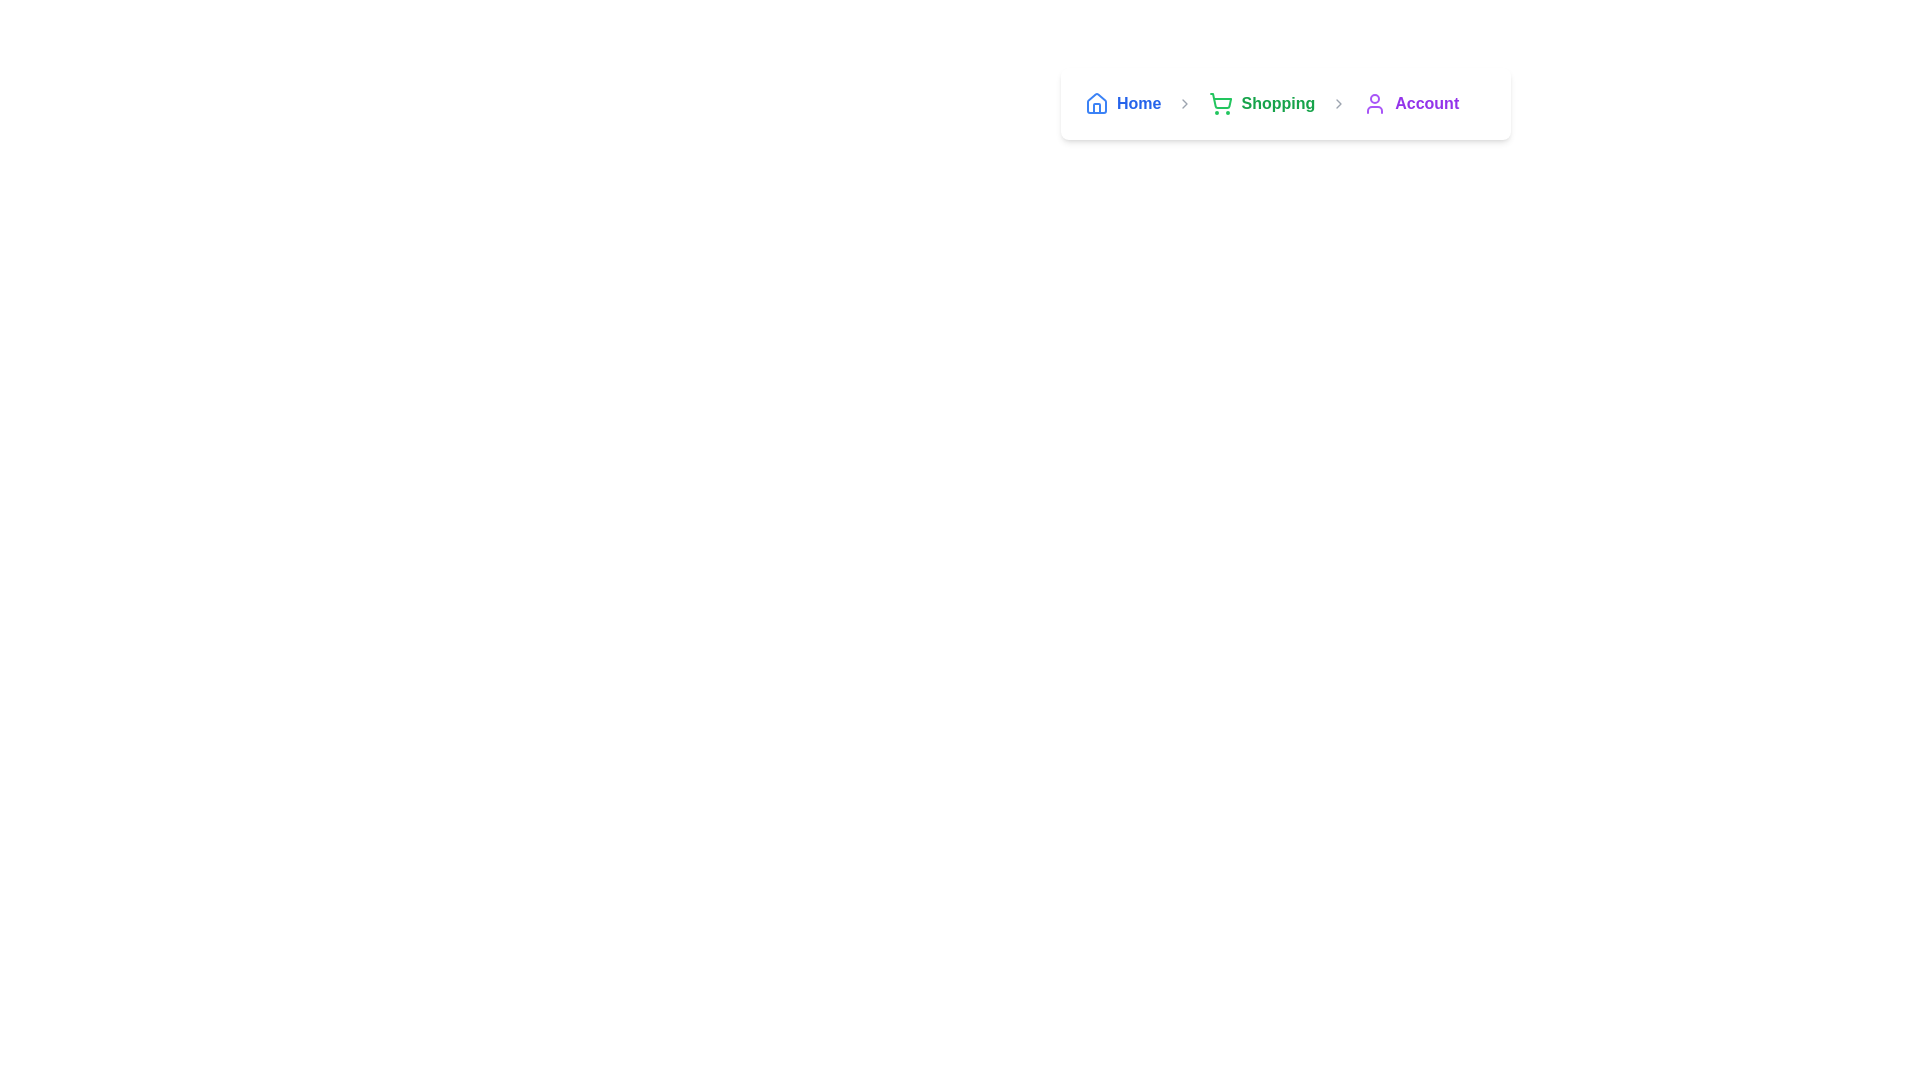  What do you see at coordinates (1123, 104) in the screenshot?
I see `the interactive clickable link labeled 'Home' with a house icon to trigger tooltip or highlighting effects` at bounding box center [1123, 104].